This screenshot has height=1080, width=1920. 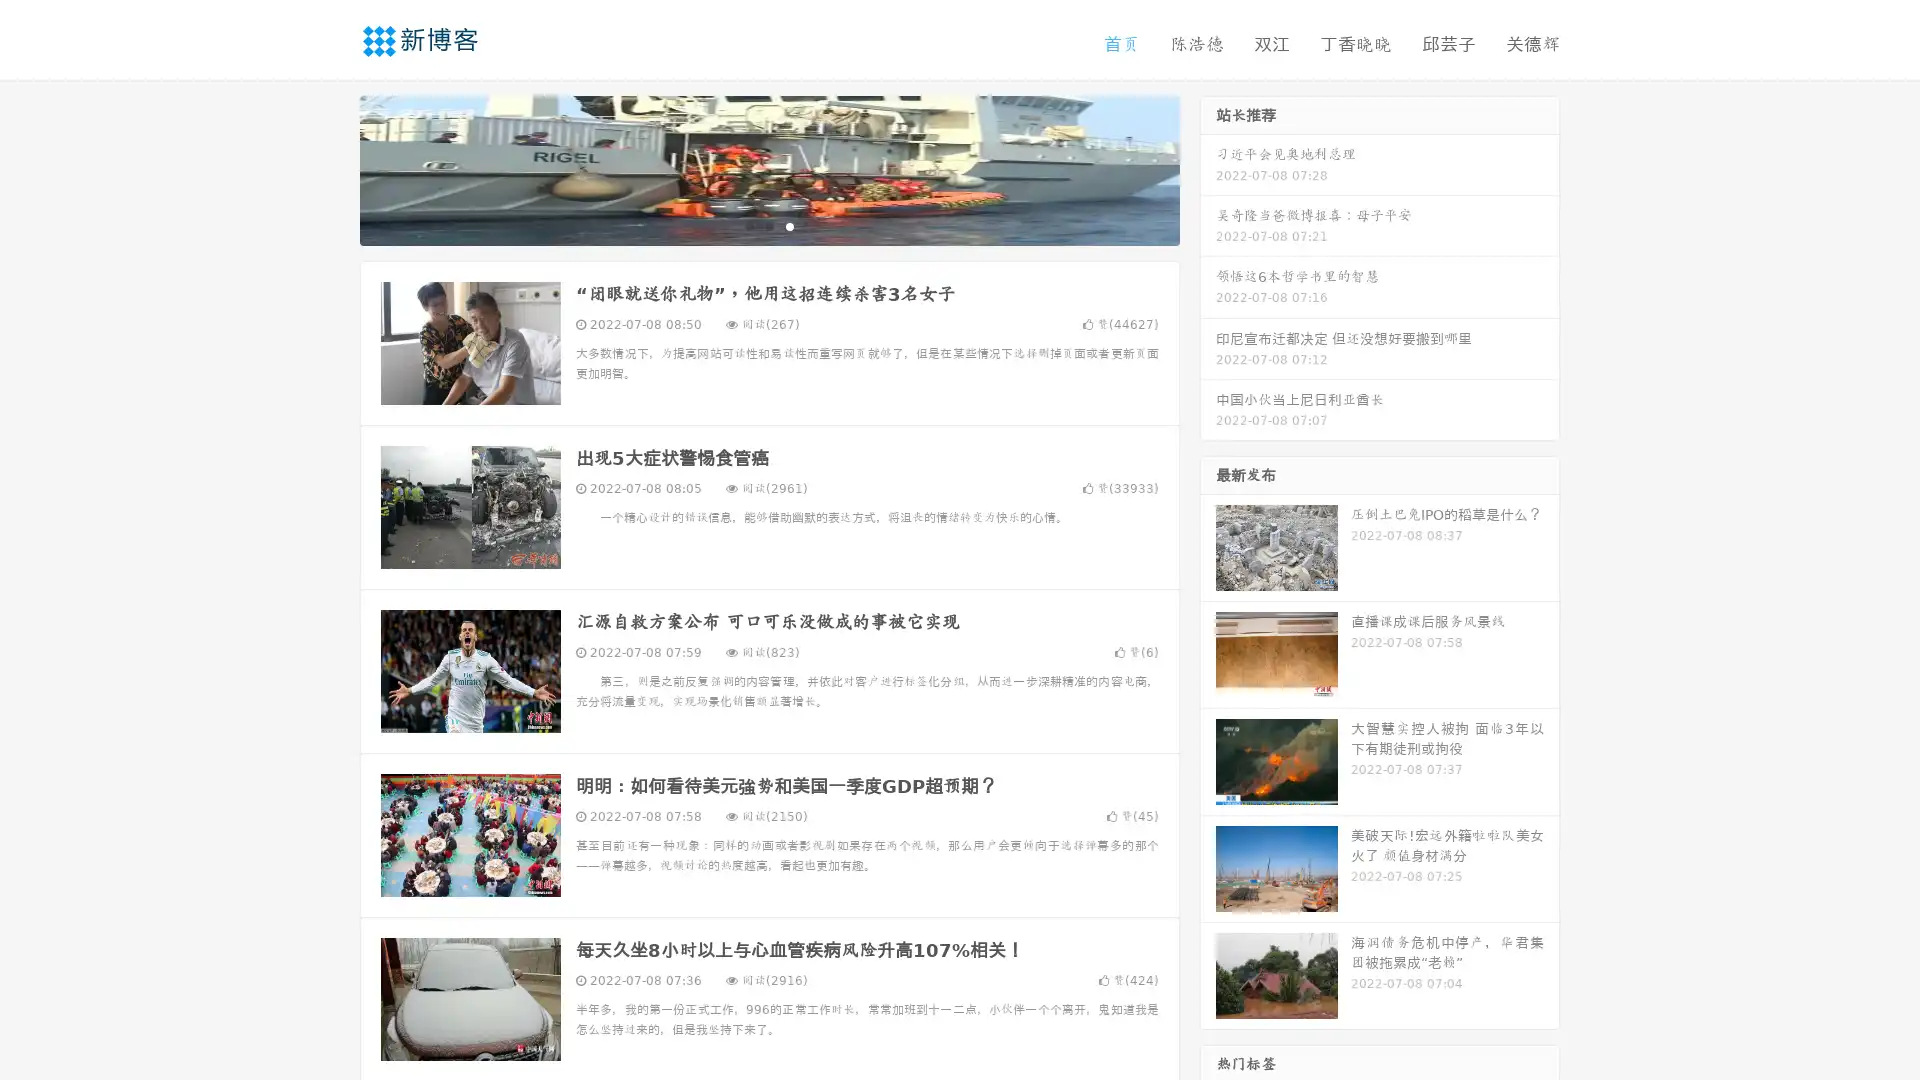 I want to click on Go to slide 2, so click(x=768, y=225).